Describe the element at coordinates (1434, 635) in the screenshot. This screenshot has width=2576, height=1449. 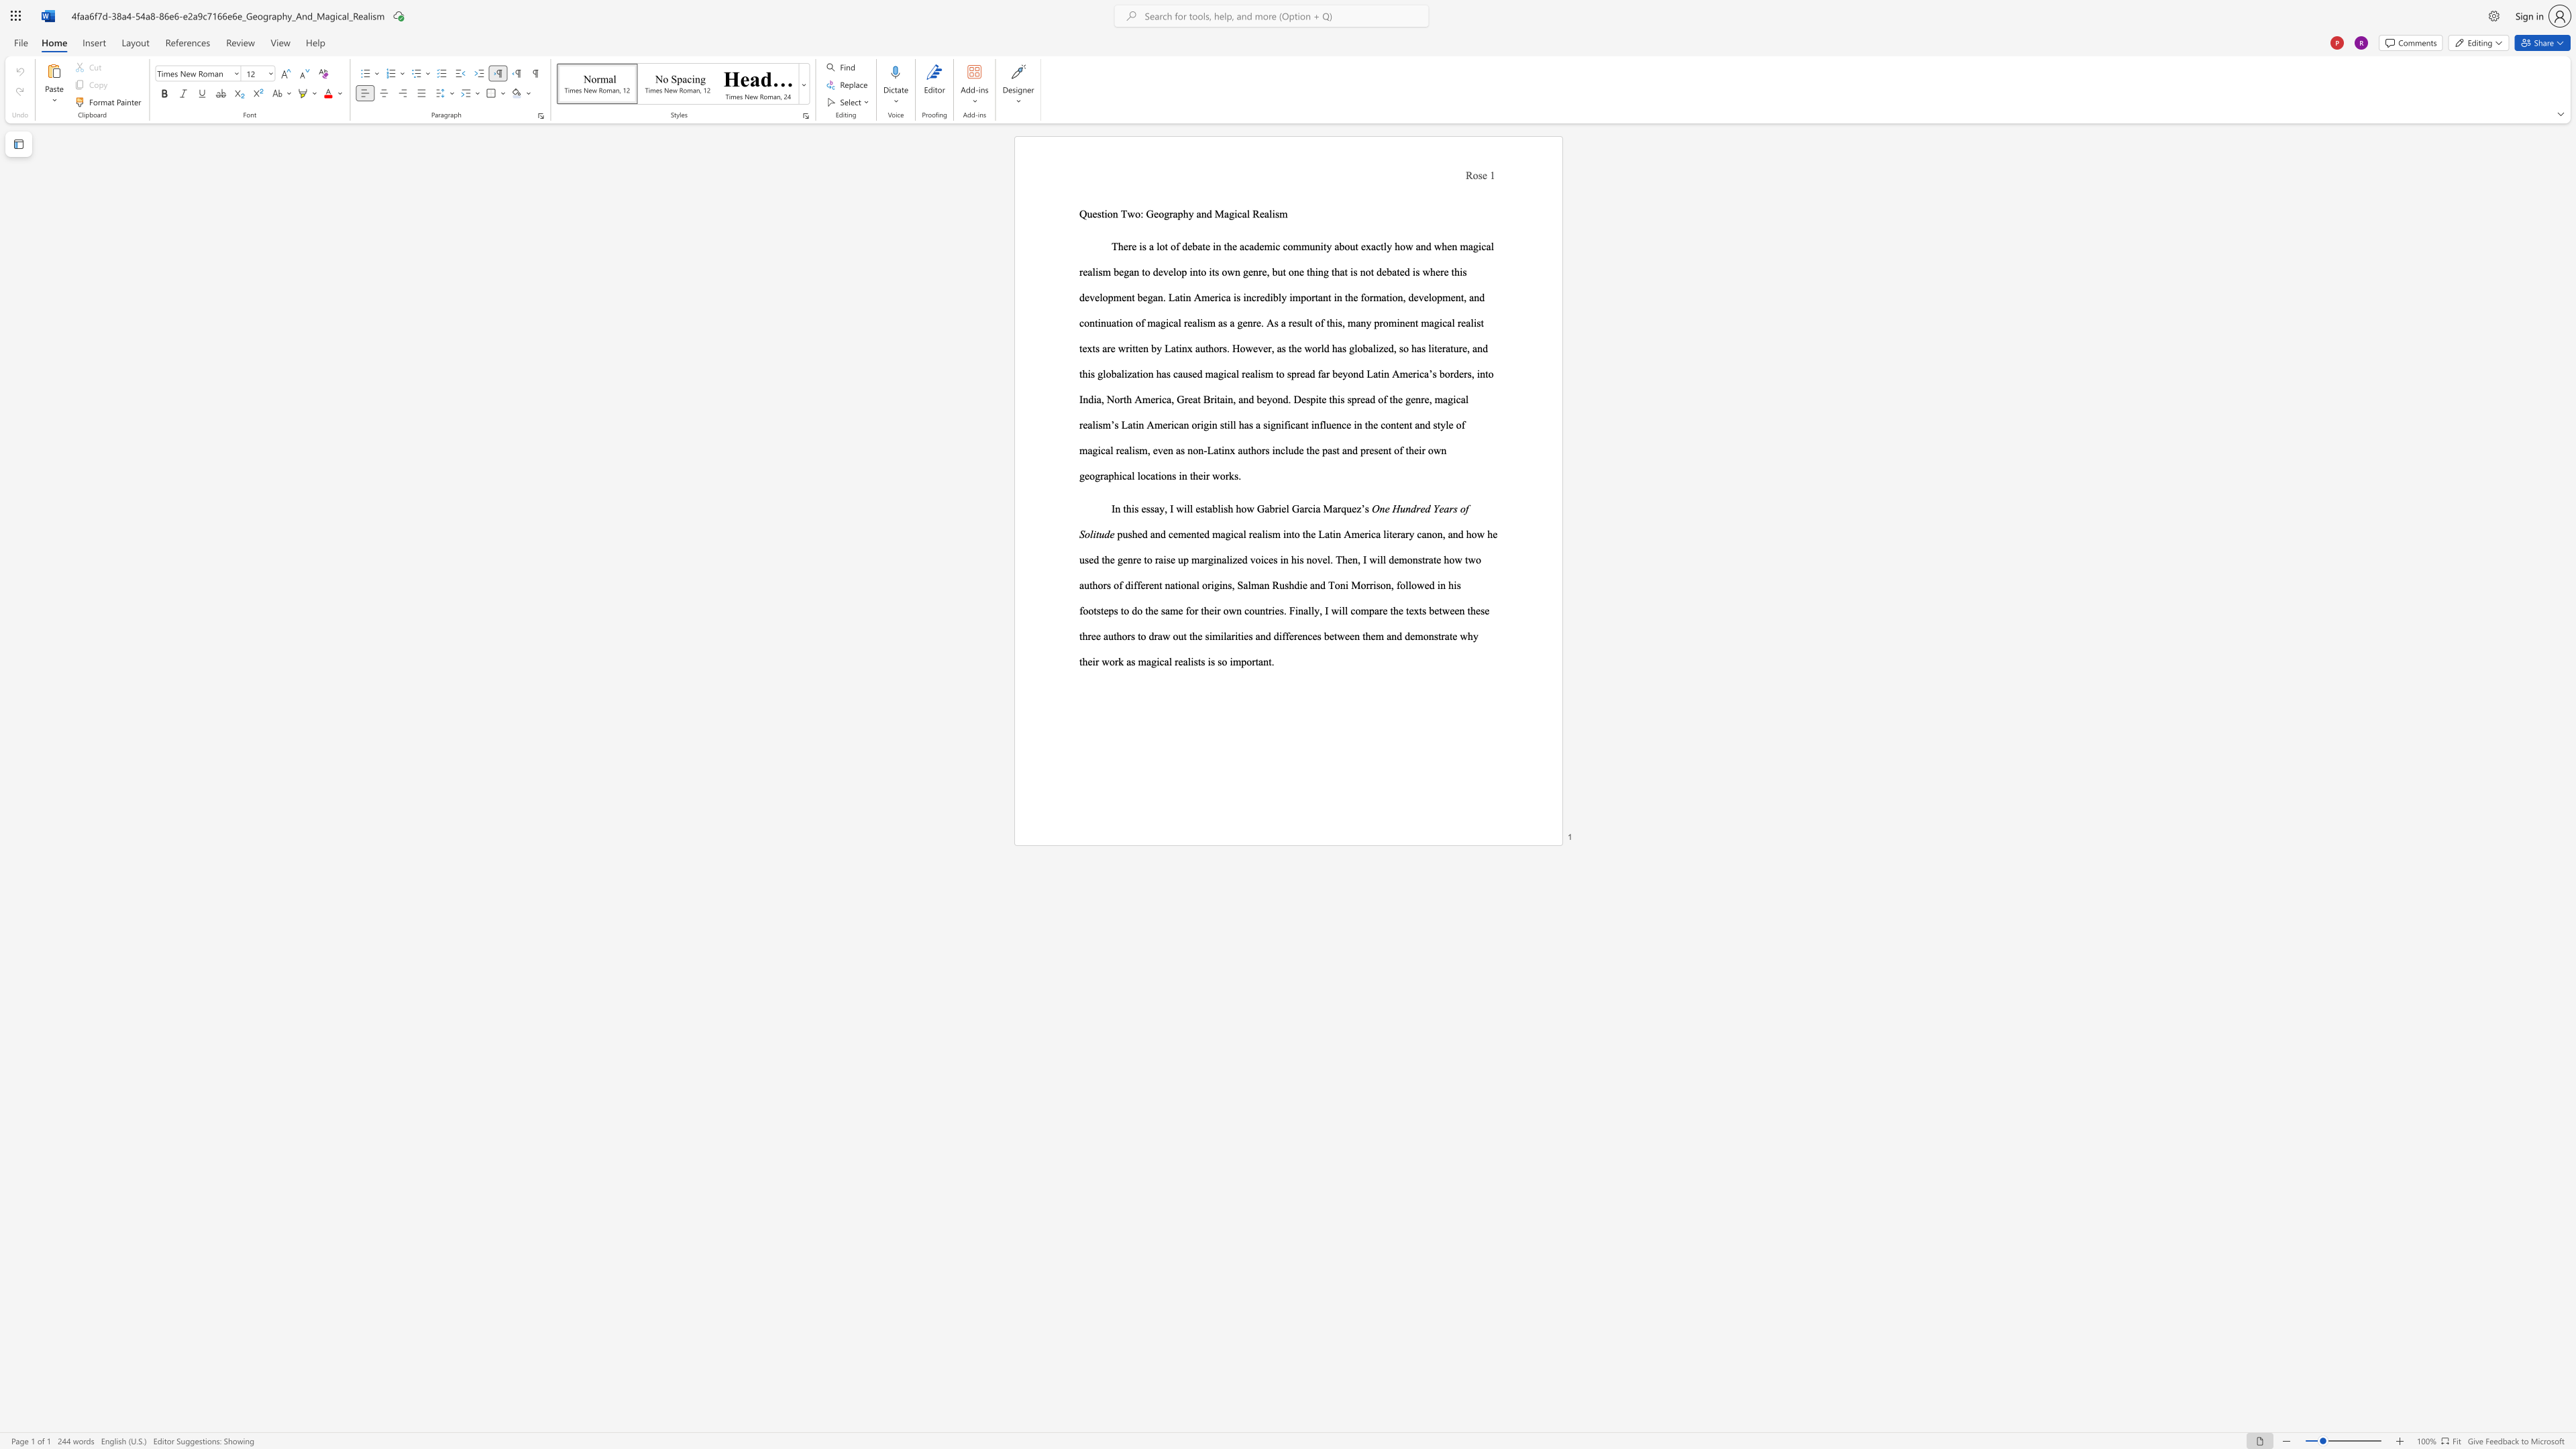
I see `the subset text "str" within the text "demonstrate"` at that location.